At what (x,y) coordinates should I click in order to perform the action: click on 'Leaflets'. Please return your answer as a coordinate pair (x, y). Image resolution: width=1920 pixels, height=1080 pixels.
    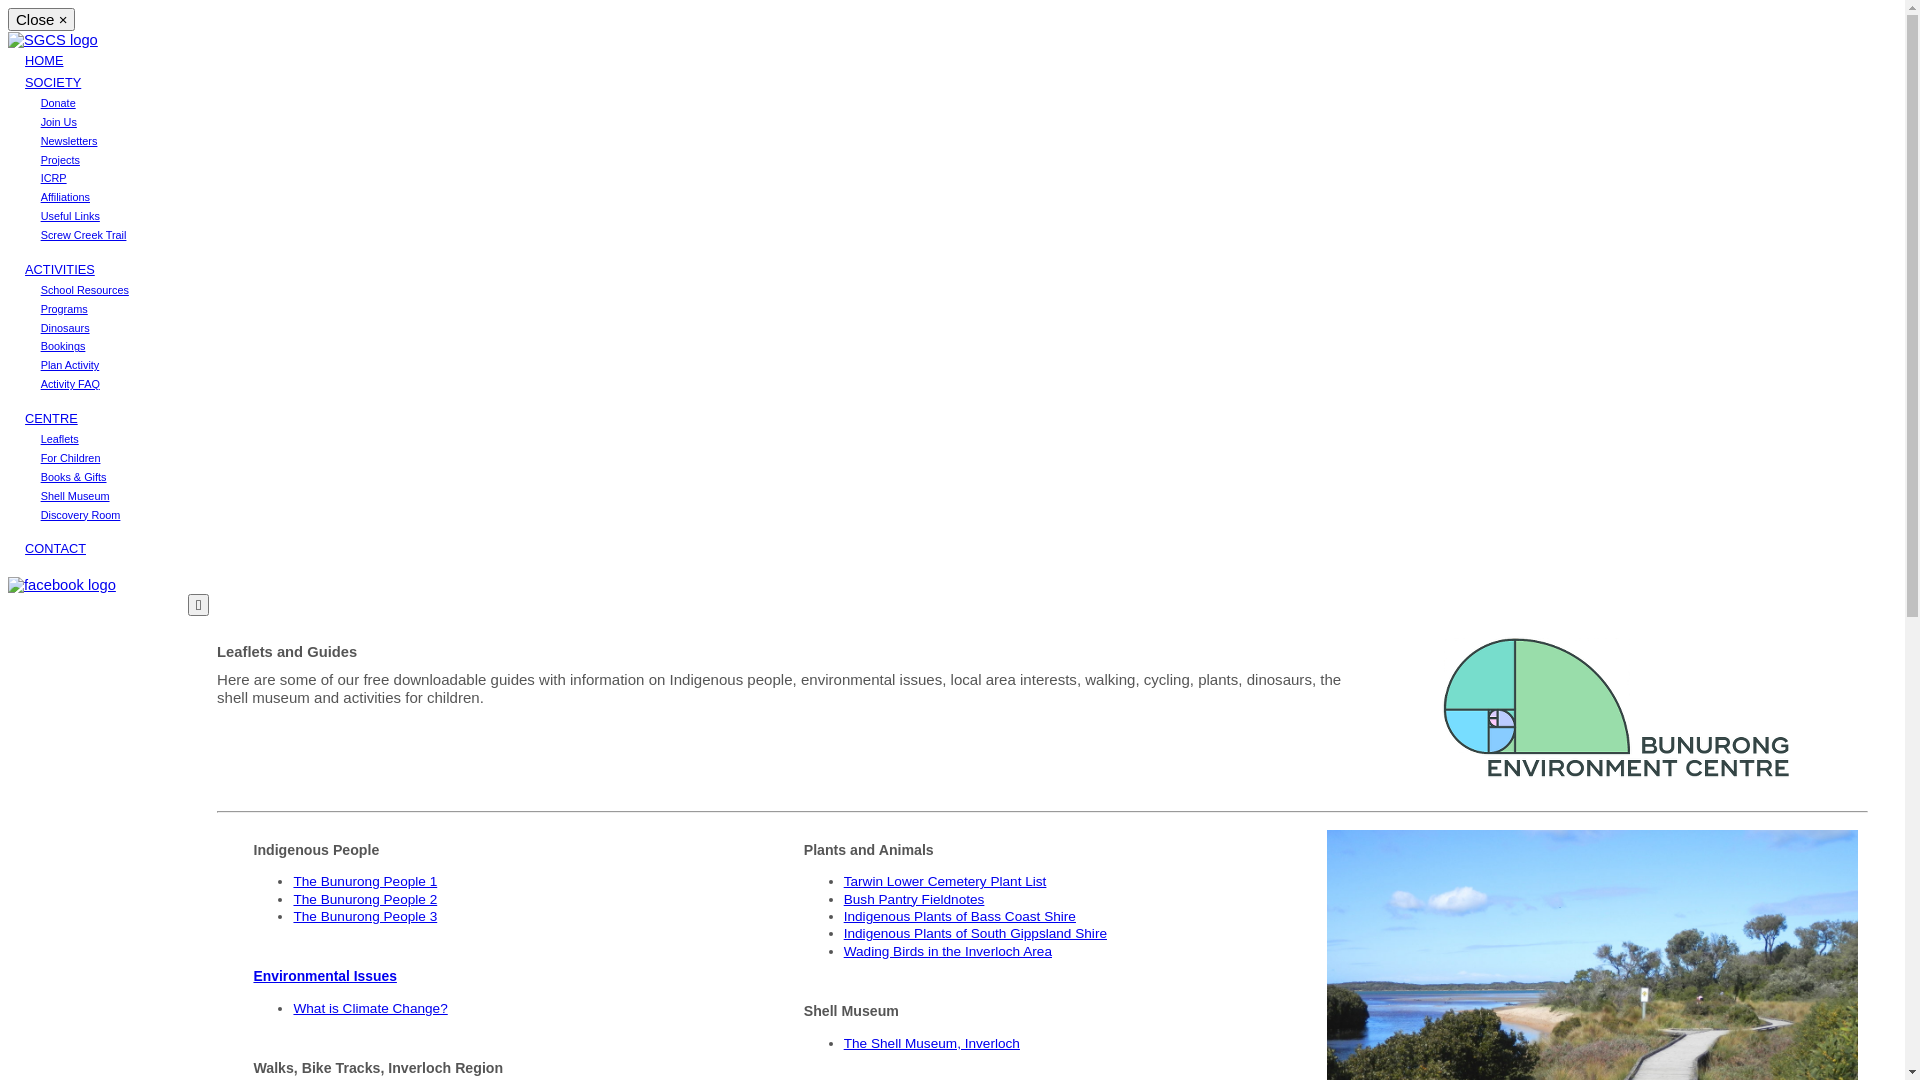
    Looking at the image, I should click on (59, 438).